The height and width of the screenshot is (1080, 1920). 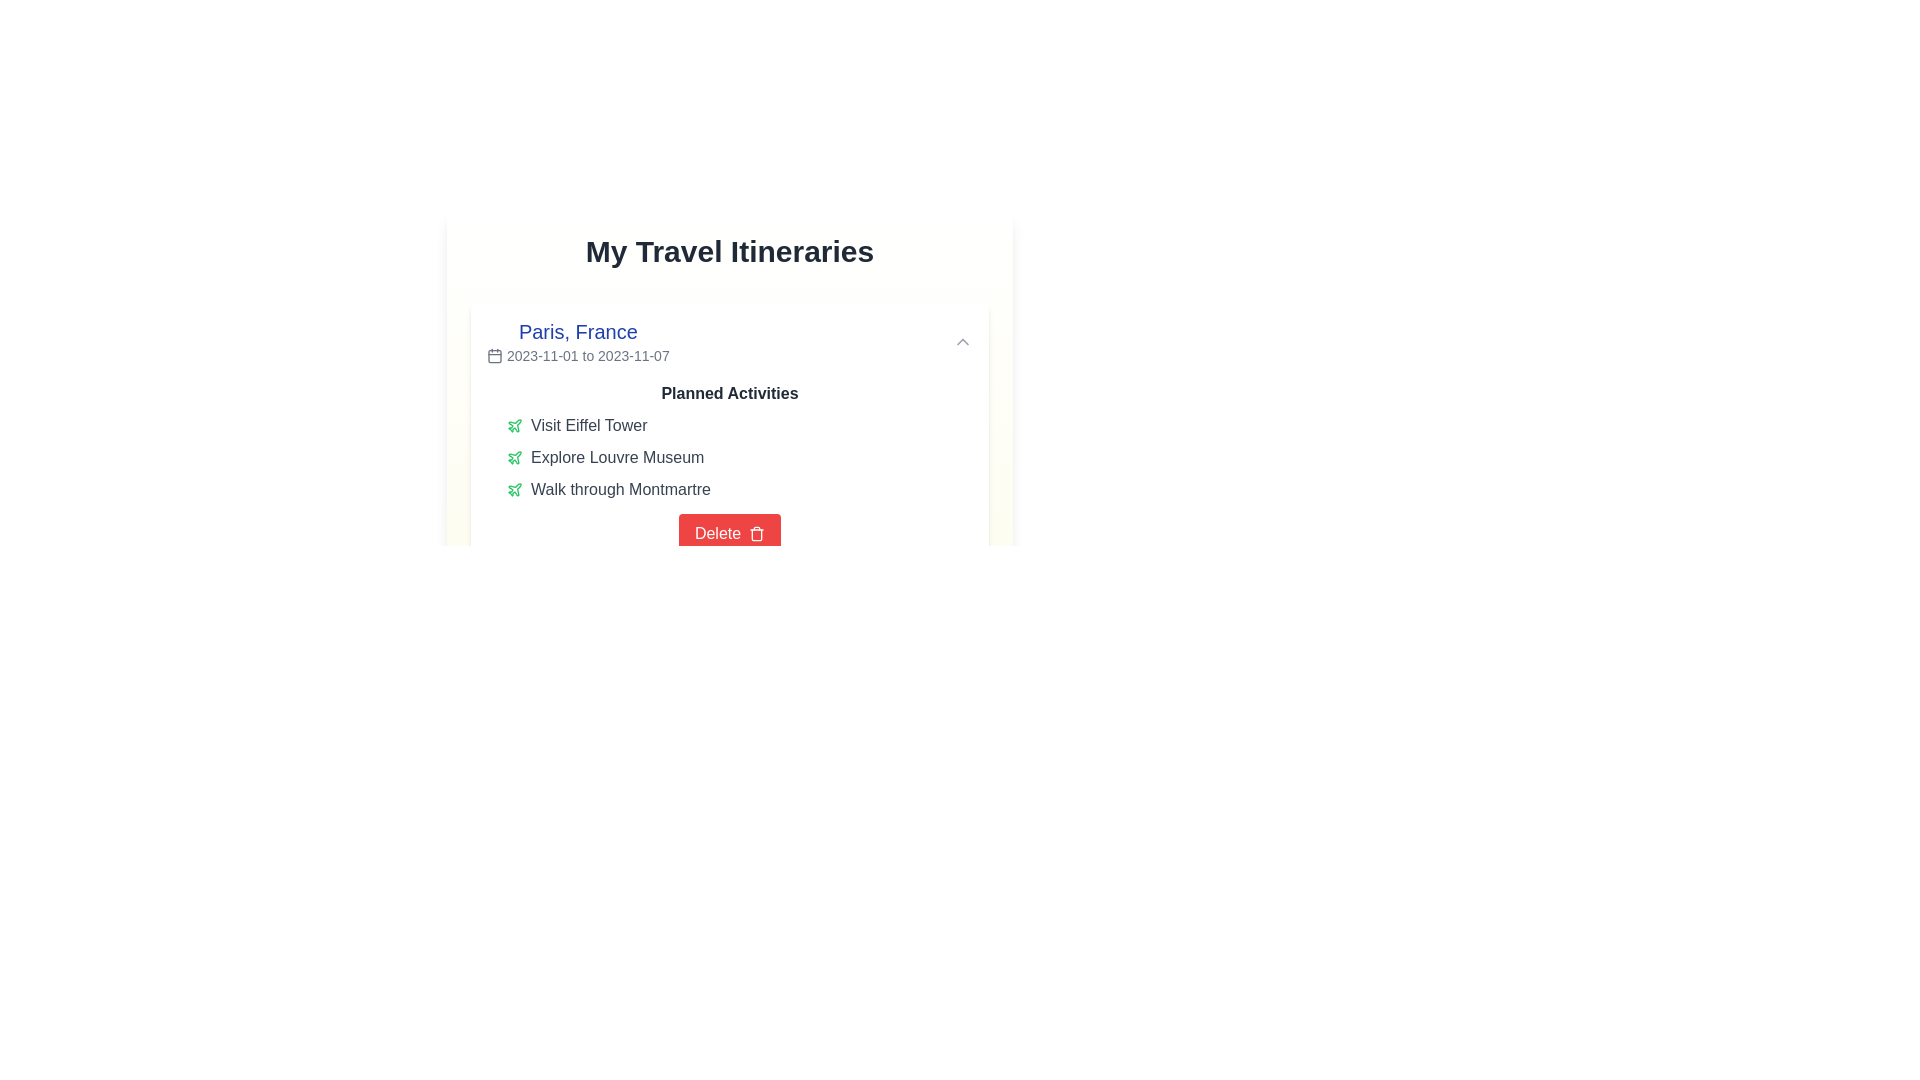 What do you see at coordinates (514, 458) in the screenshot?
I see `the small, green airplane icon that is positioned to the left of the 'Explore Louvre Museum' text block in the 'Planned Activities' group` at bounding box center [514, 458].